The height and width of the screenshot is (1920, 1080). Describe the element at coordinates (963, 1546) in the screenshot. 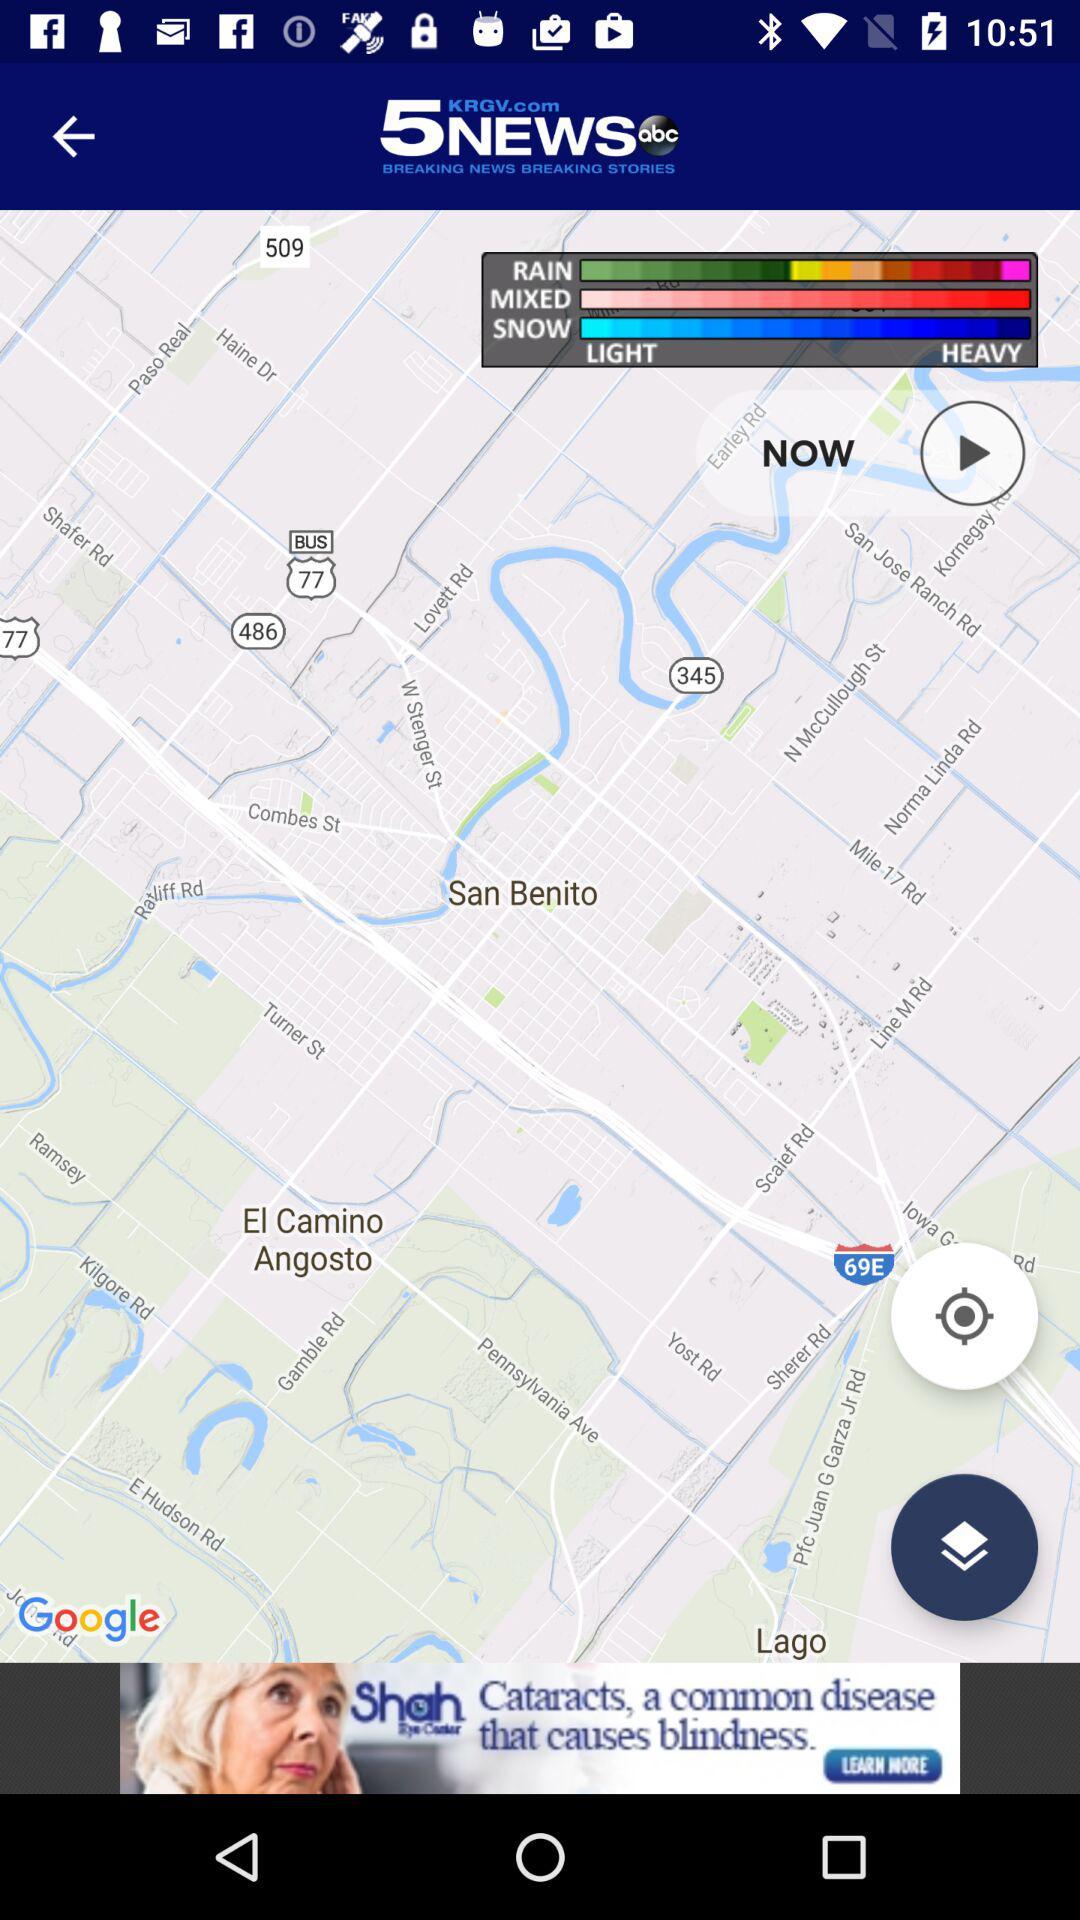

I see `the layers icon` at that location.